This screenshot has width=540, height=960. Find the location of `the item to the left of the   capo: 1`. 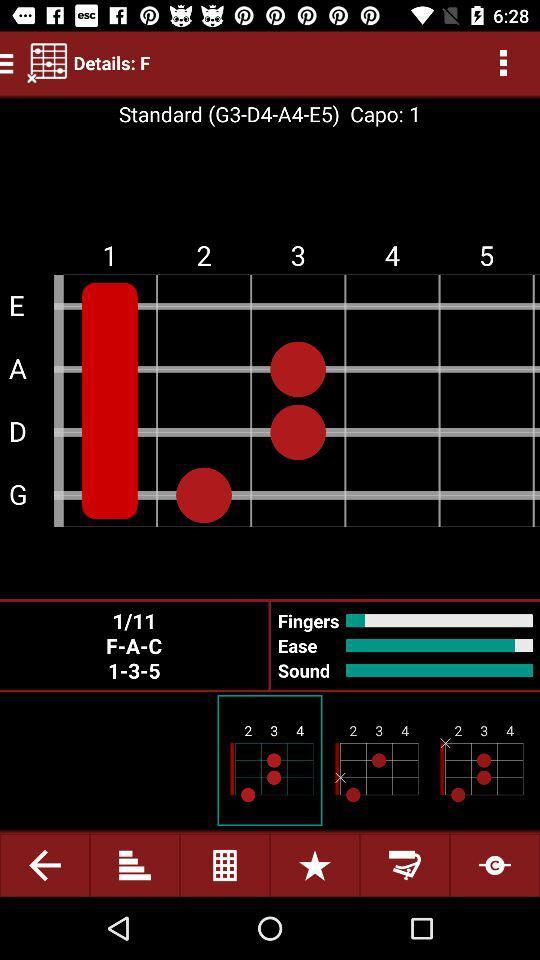

the item to the left of the   capo: 1 is located at coordinates (228, 114).